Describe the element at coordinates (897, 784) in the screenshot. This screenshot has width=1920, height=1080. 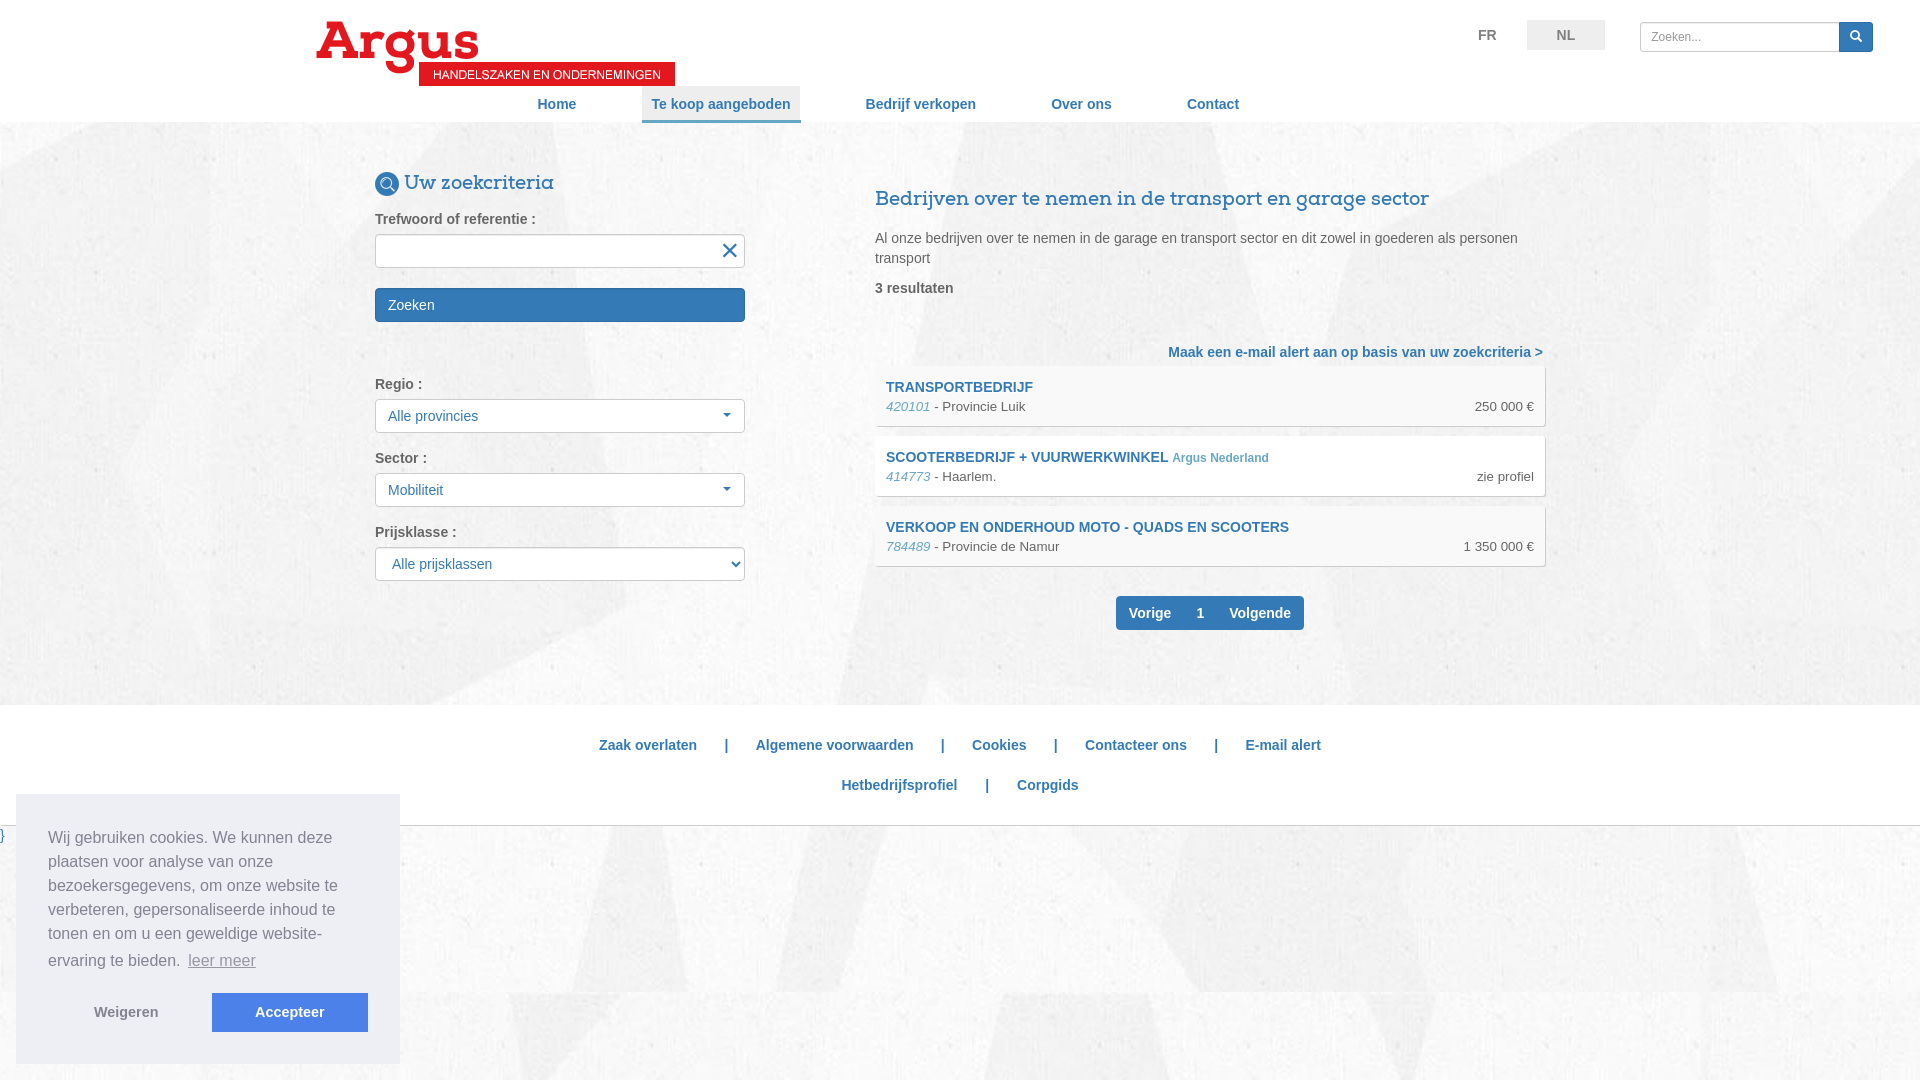
I see `'Hetbedrijfsprofiel'` at that location.